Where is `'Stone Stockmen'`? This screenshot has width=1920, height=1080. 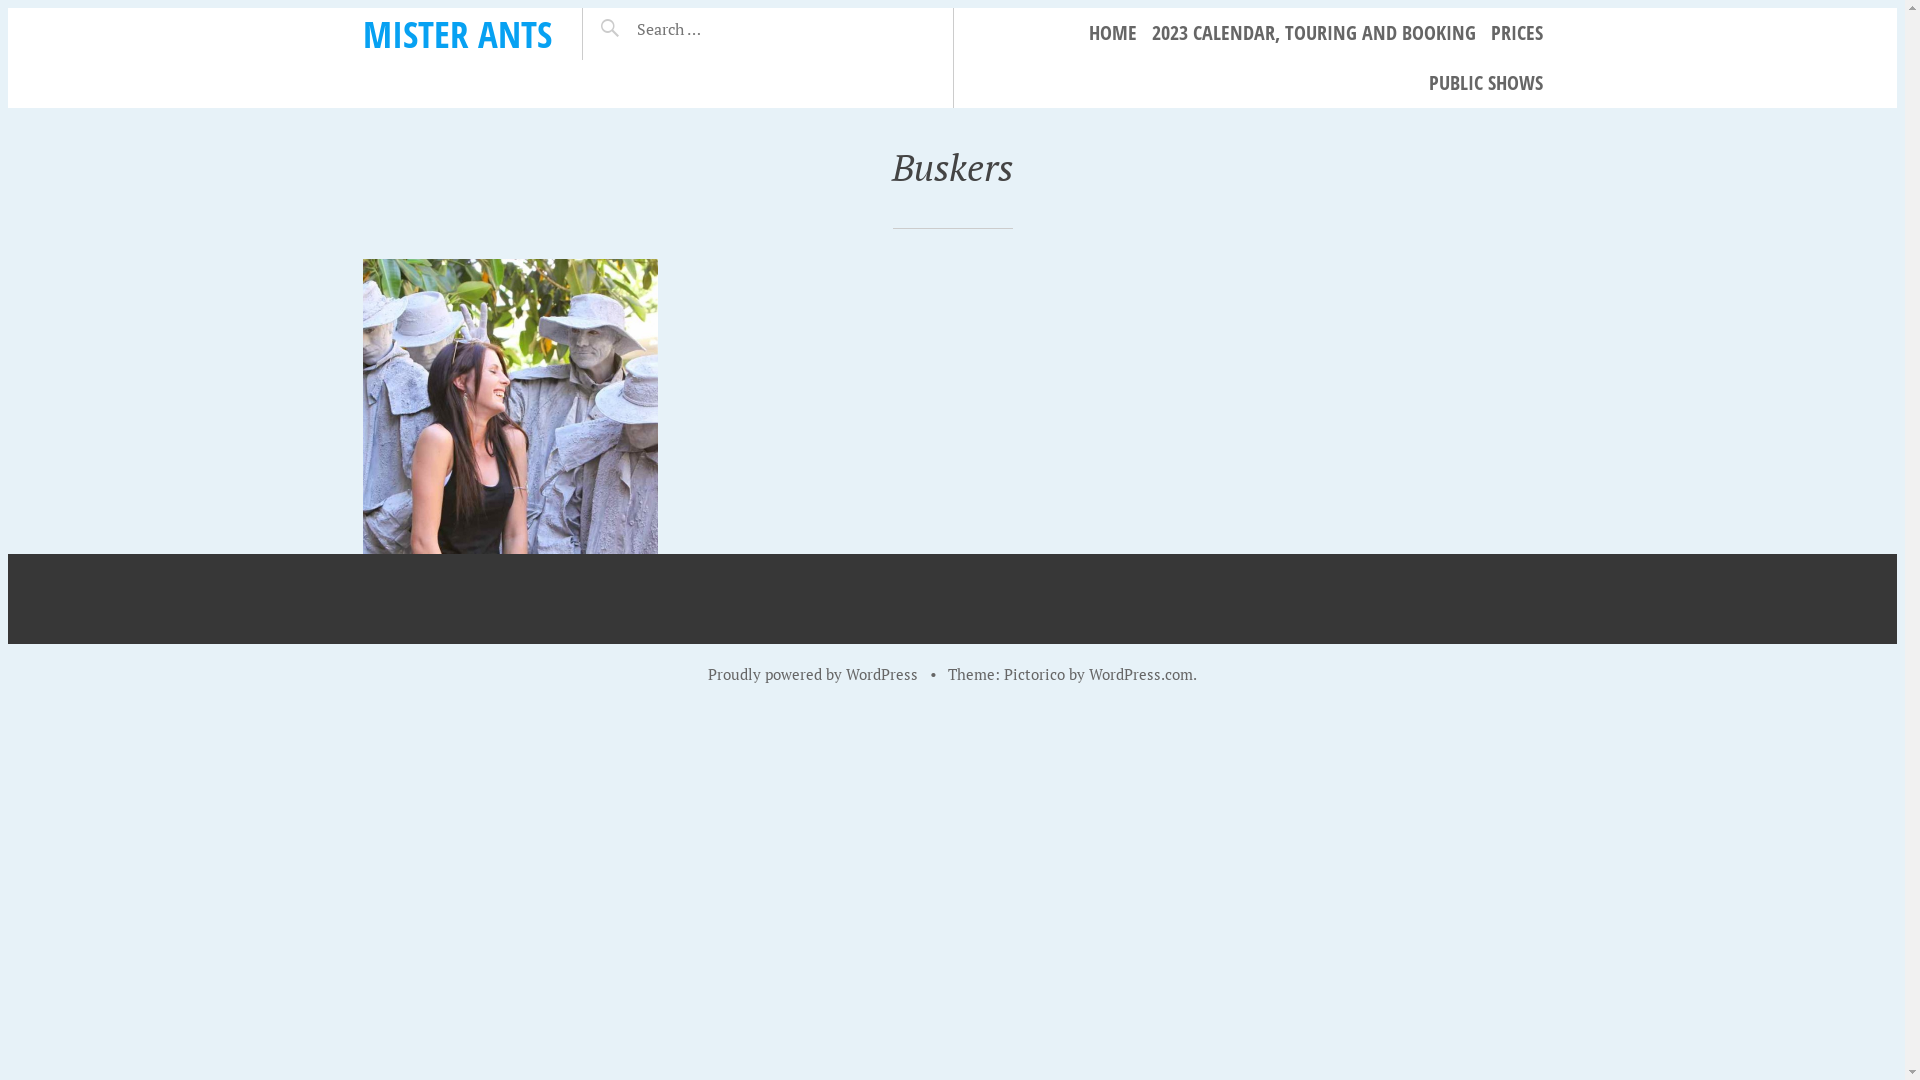
'Stone Stockmen' is located at coordinates (509, 405).